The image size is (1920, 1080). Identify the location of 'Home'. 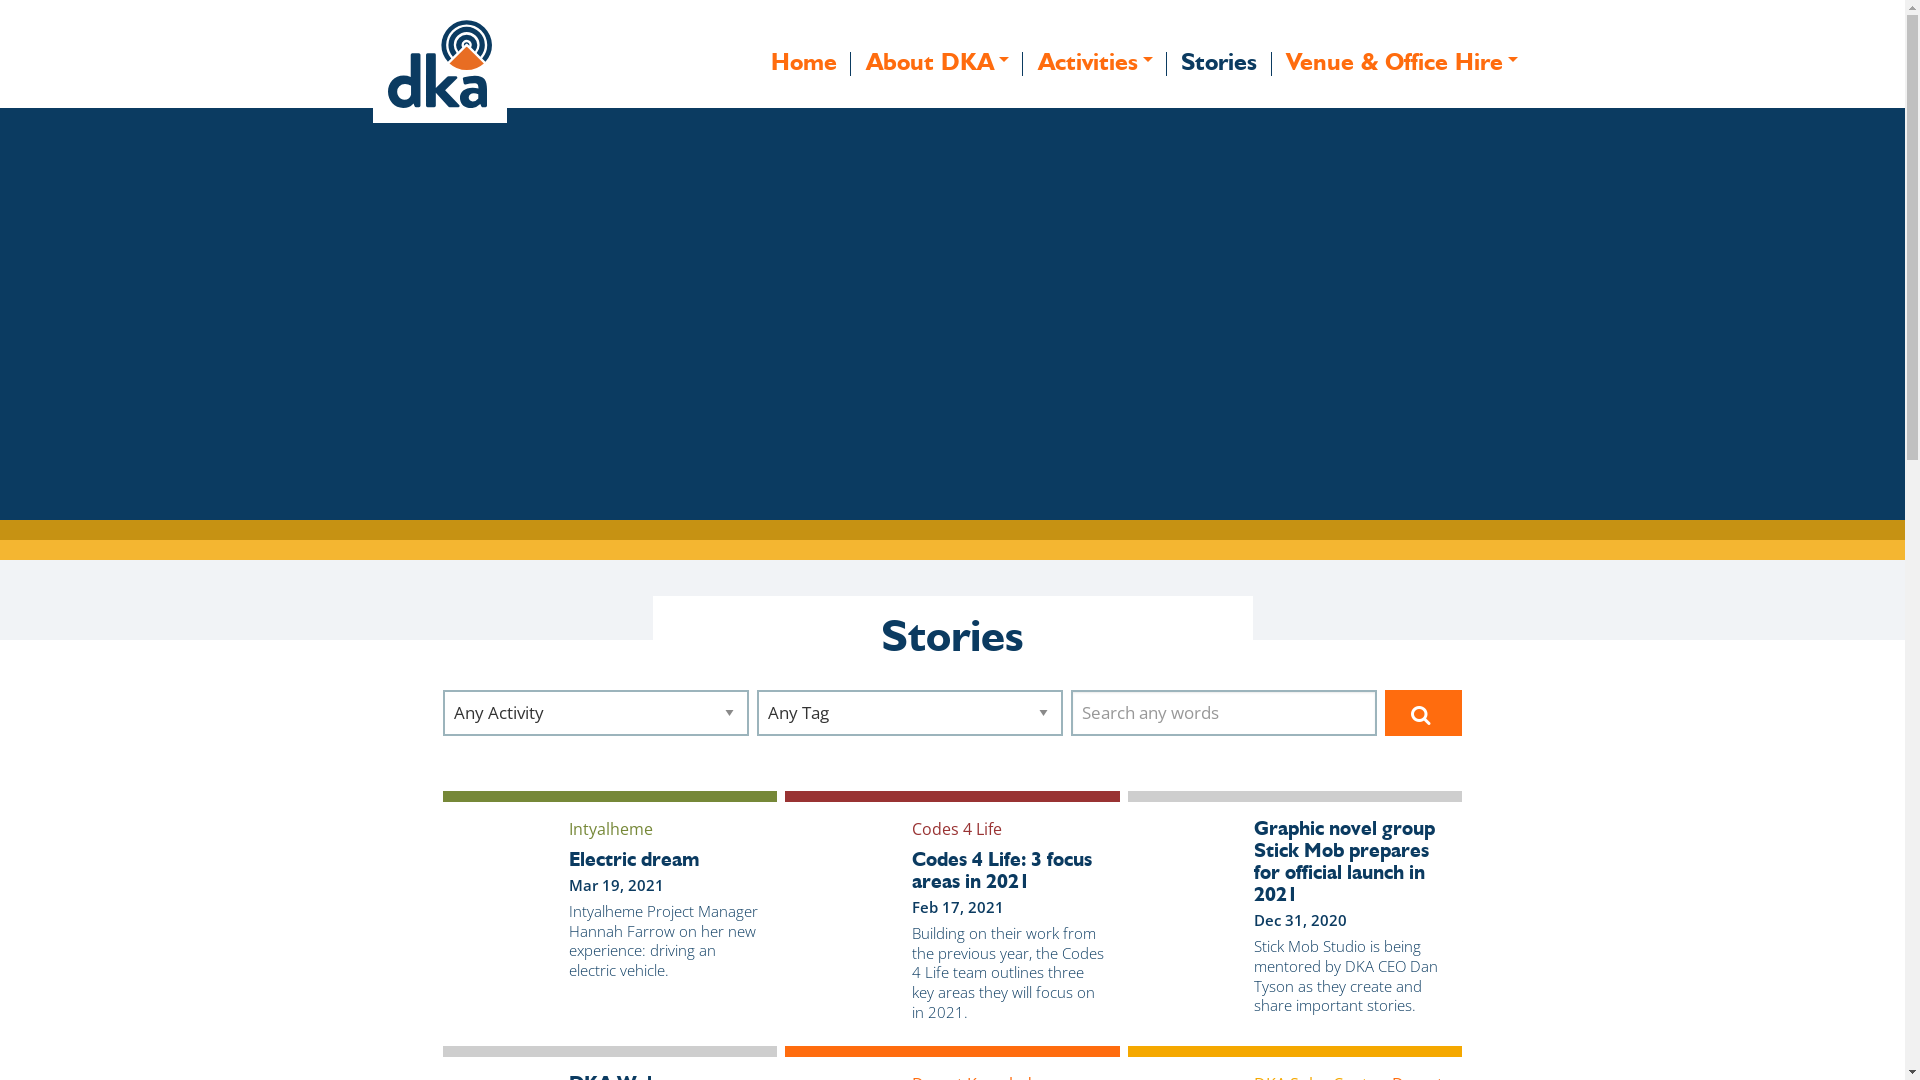
(804, 61).